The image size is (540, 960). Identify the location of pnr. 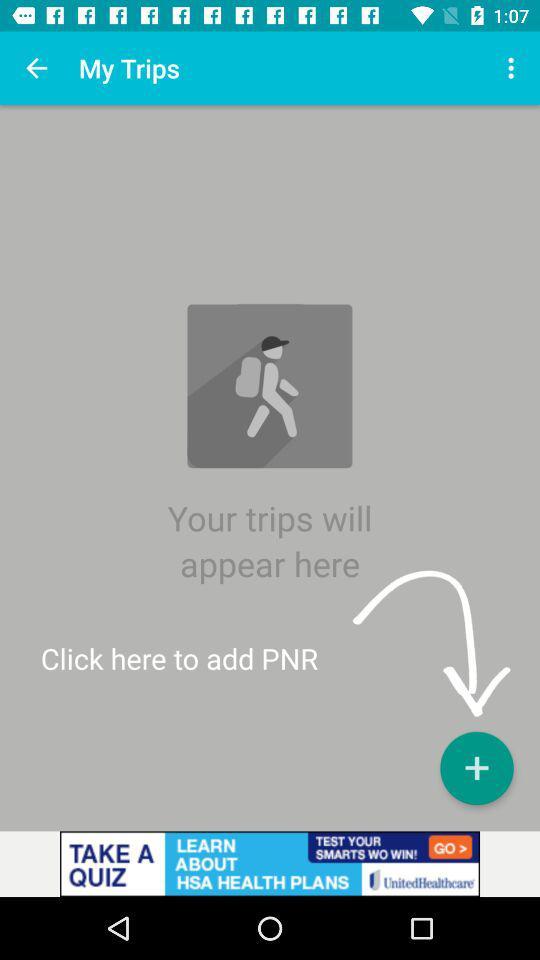
(475, 767).